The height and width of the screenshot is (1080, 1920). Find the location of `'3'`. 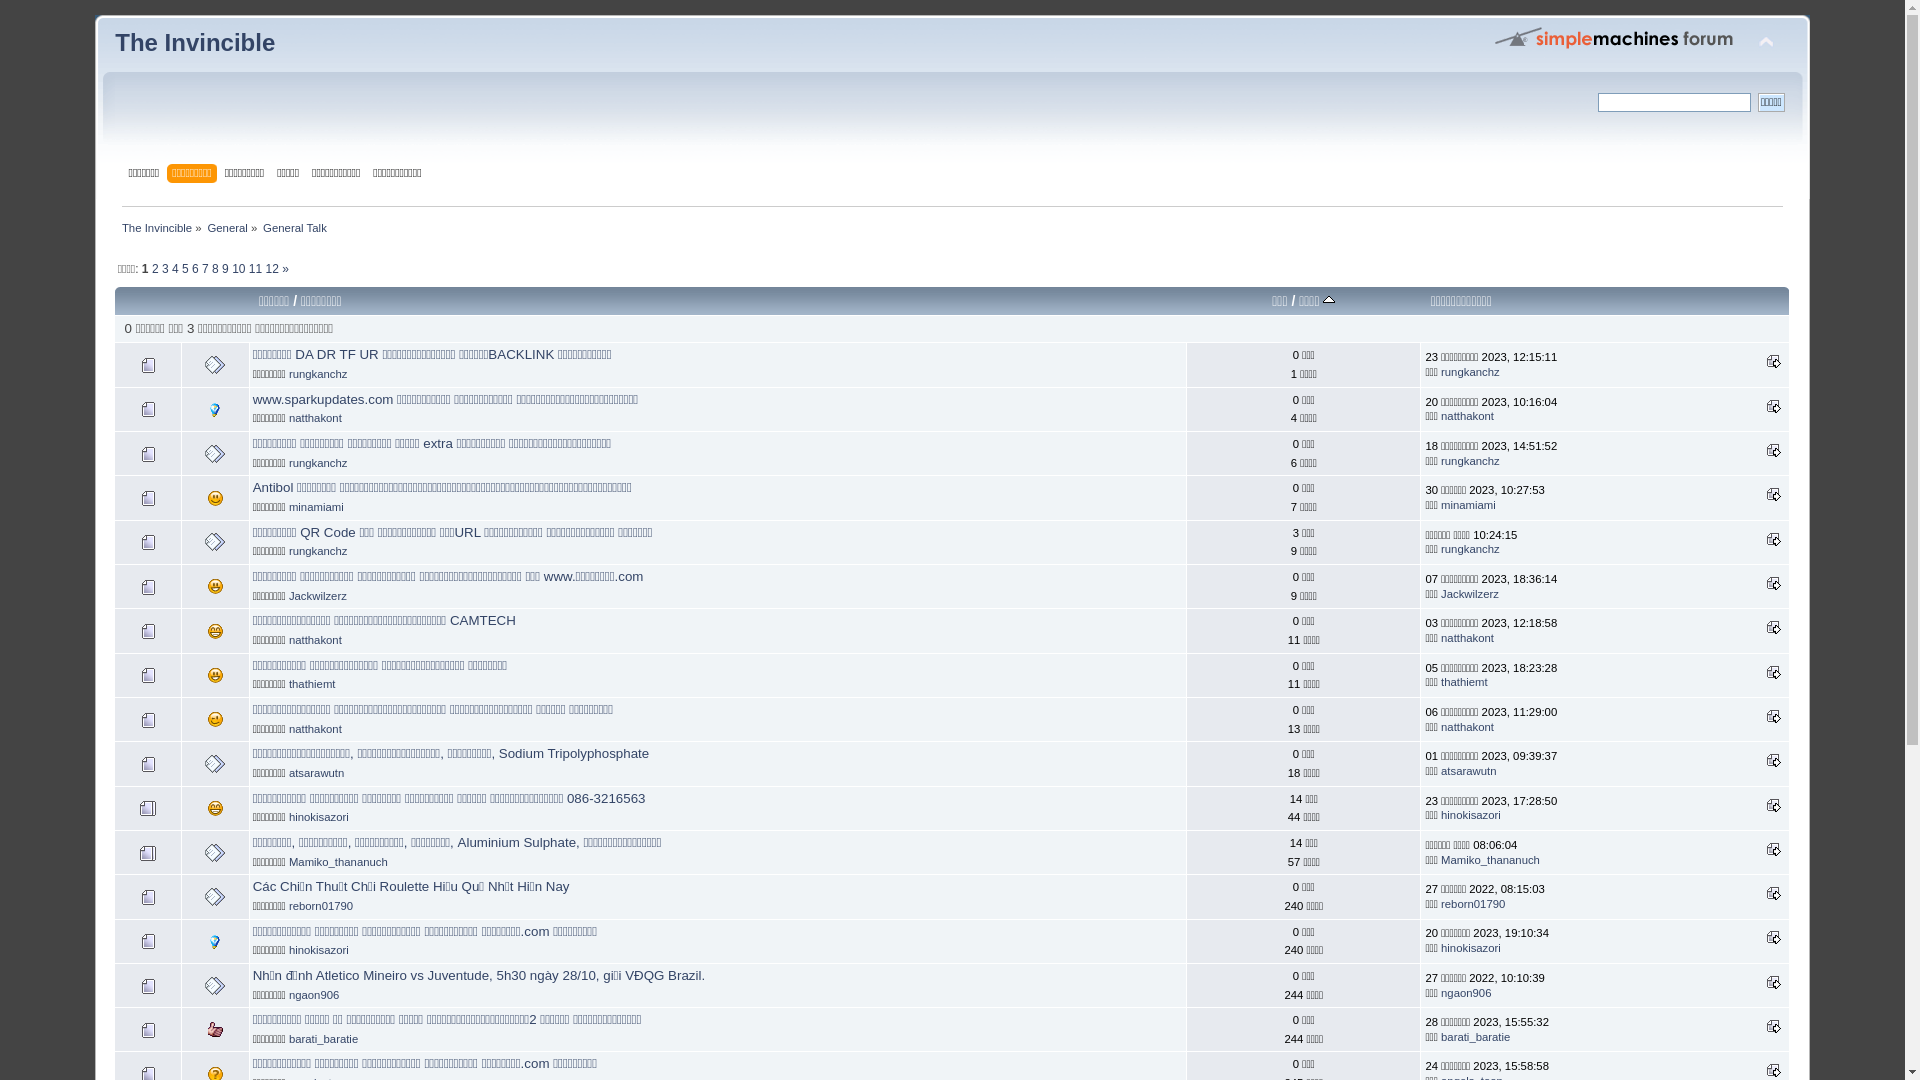

'3' is located at coordinates (165, 268).